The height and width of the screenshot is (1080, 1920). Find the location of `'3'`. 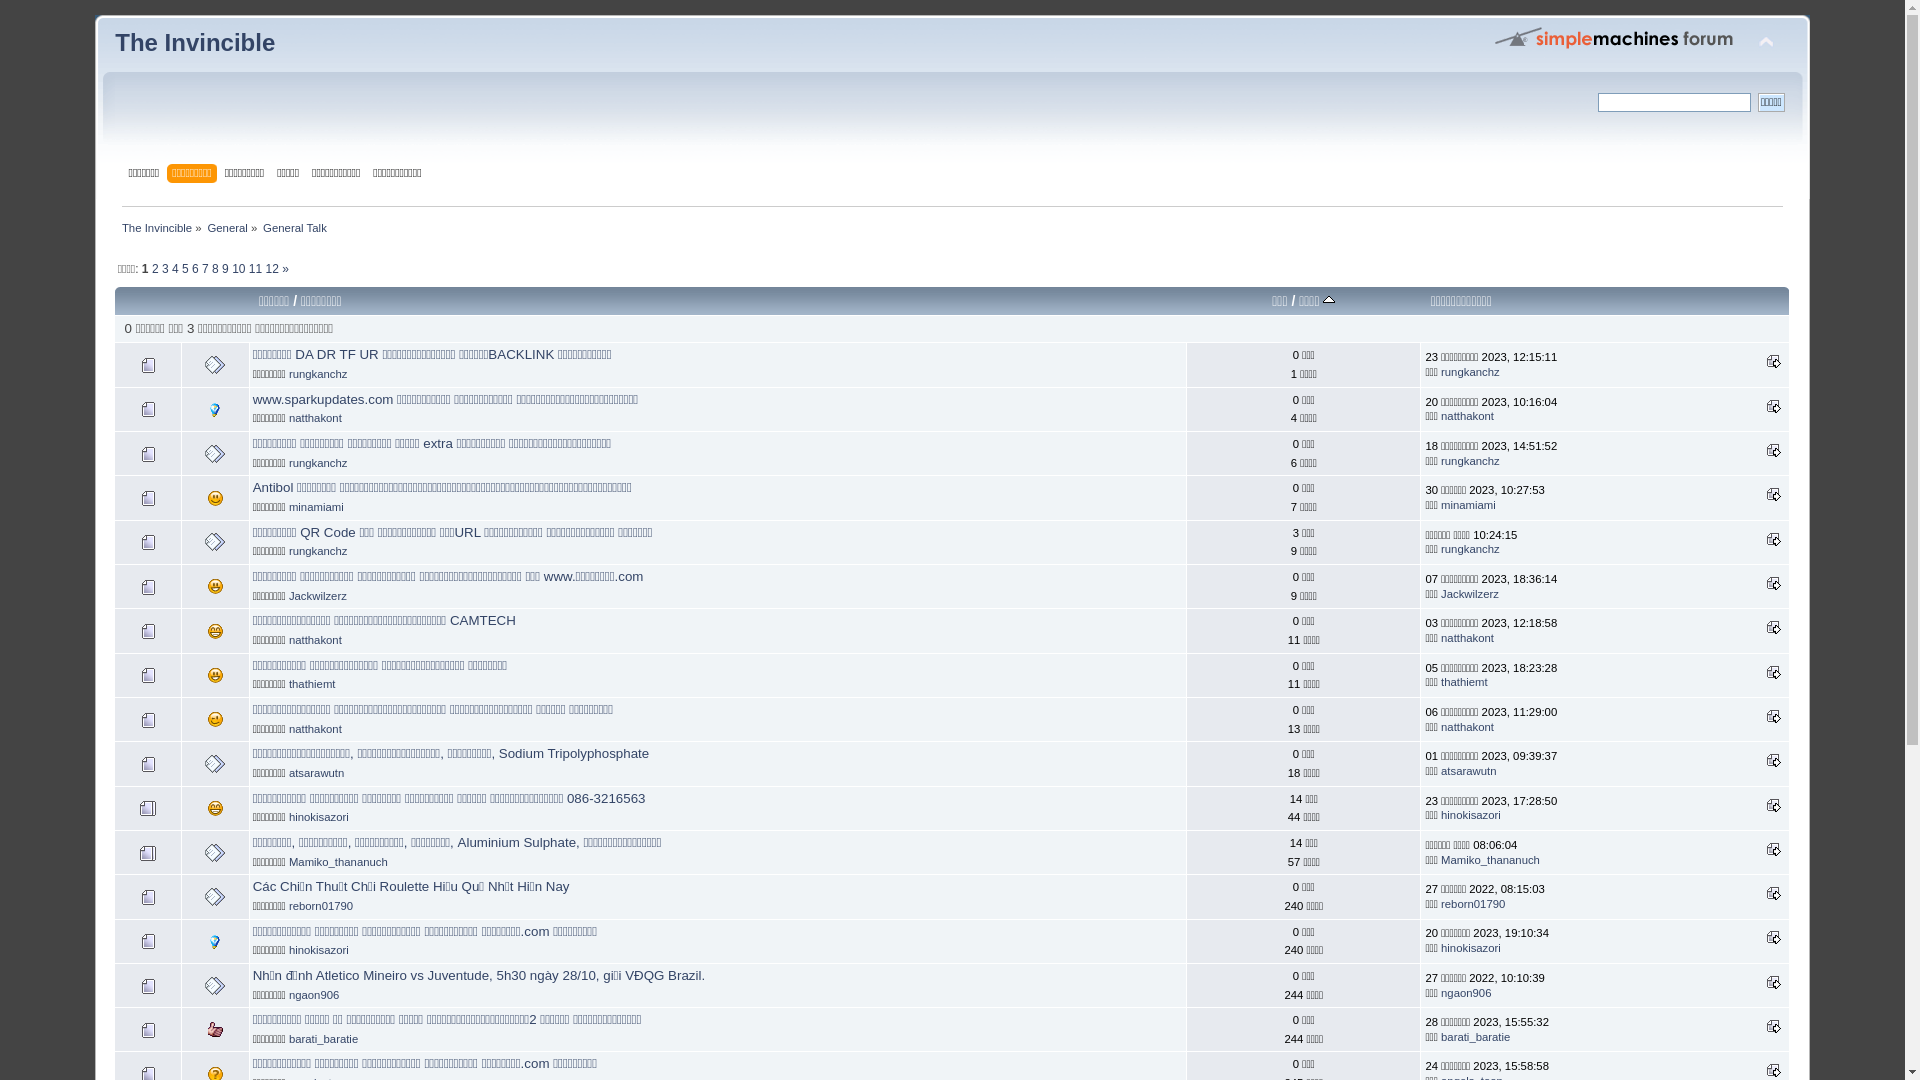

'3' is located at coordinates (165, 268).